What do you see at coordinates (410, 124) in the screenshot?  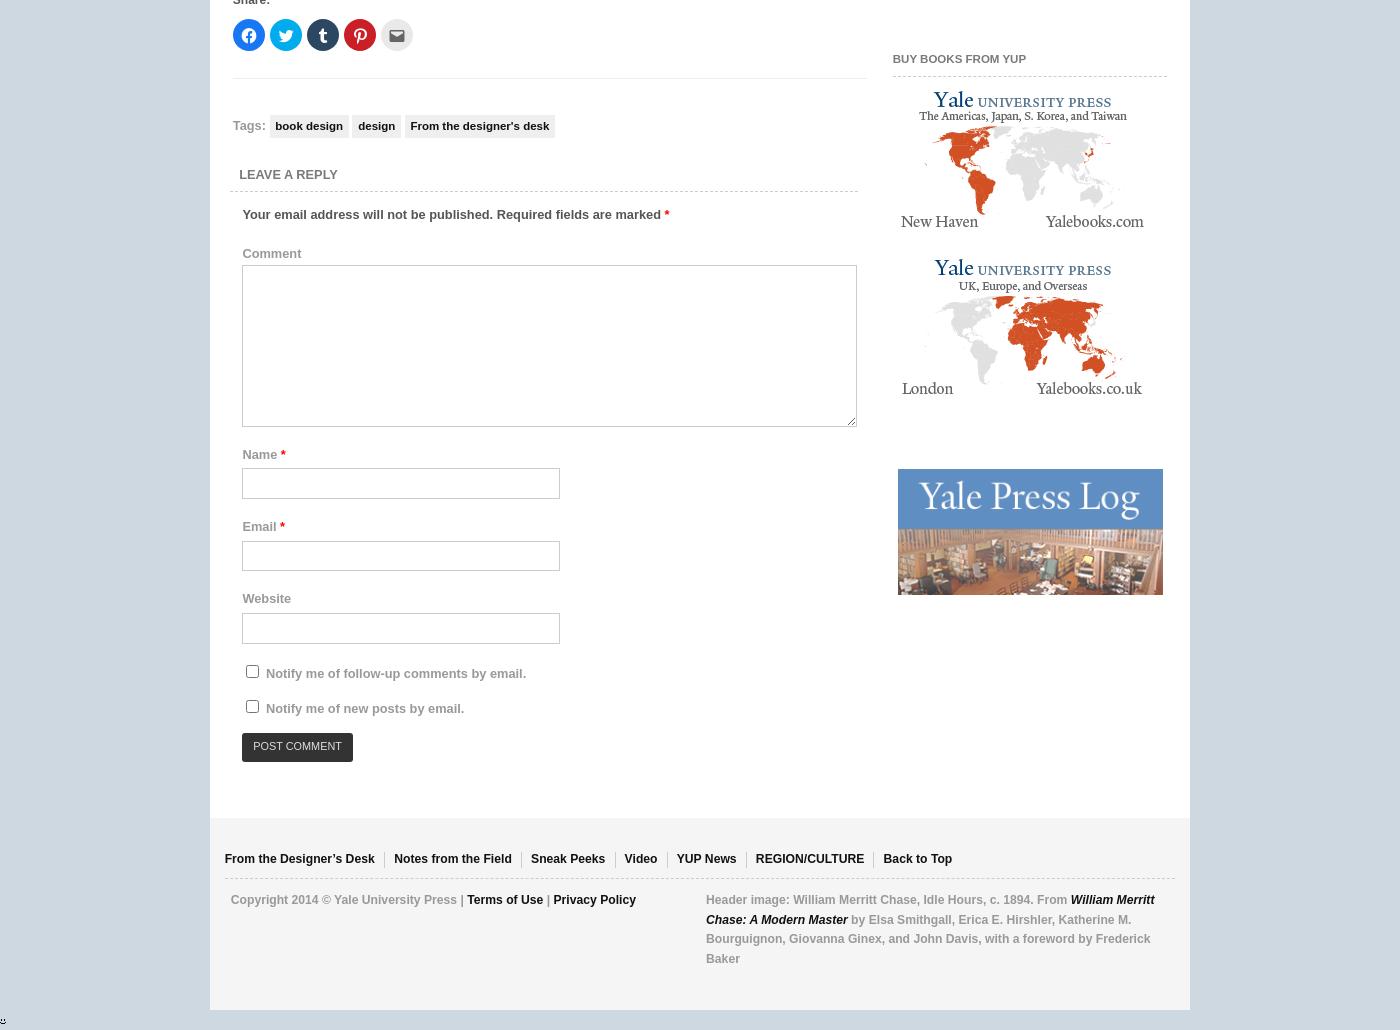 I see `'From the designer's desk'` at bounding box center [410, 124].